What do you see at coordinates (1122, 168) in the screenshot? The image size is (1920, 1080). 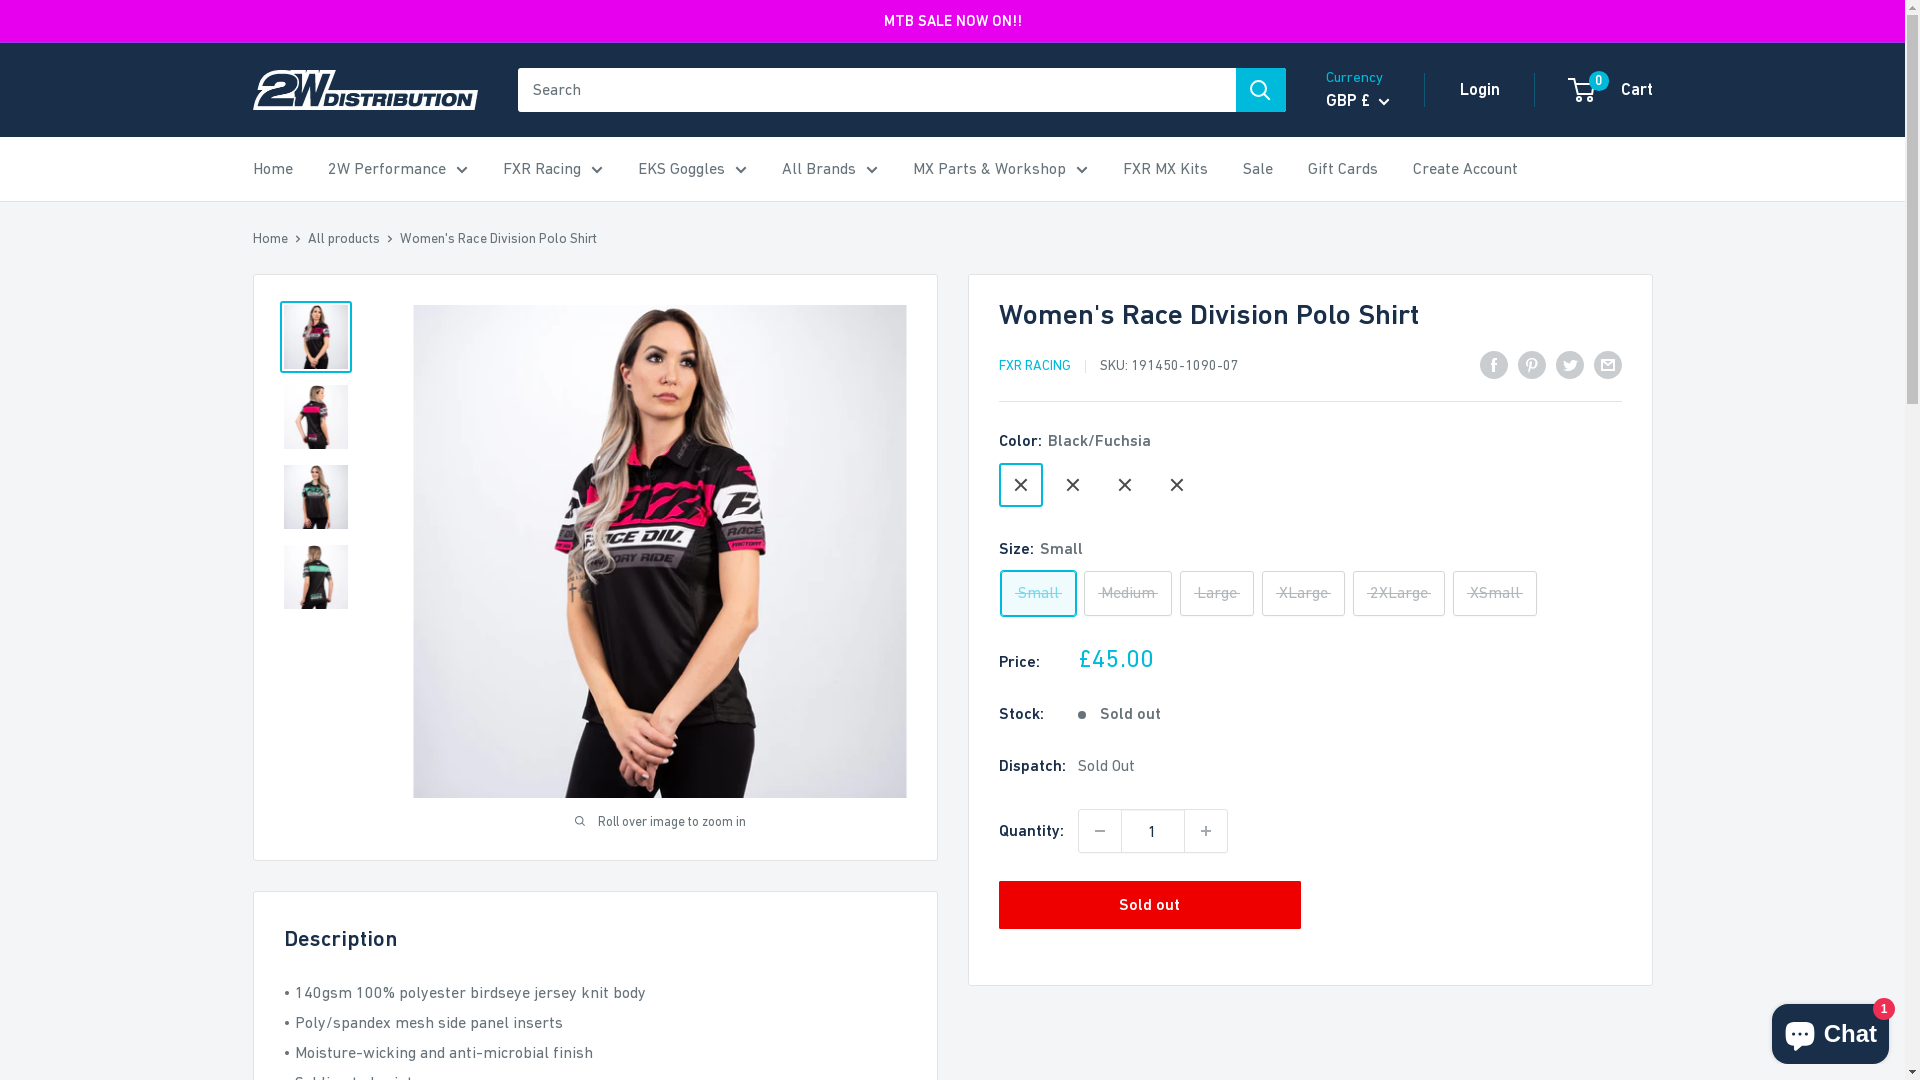 I see `'FXR MX Kits'` at bounding box center [1122, 168].